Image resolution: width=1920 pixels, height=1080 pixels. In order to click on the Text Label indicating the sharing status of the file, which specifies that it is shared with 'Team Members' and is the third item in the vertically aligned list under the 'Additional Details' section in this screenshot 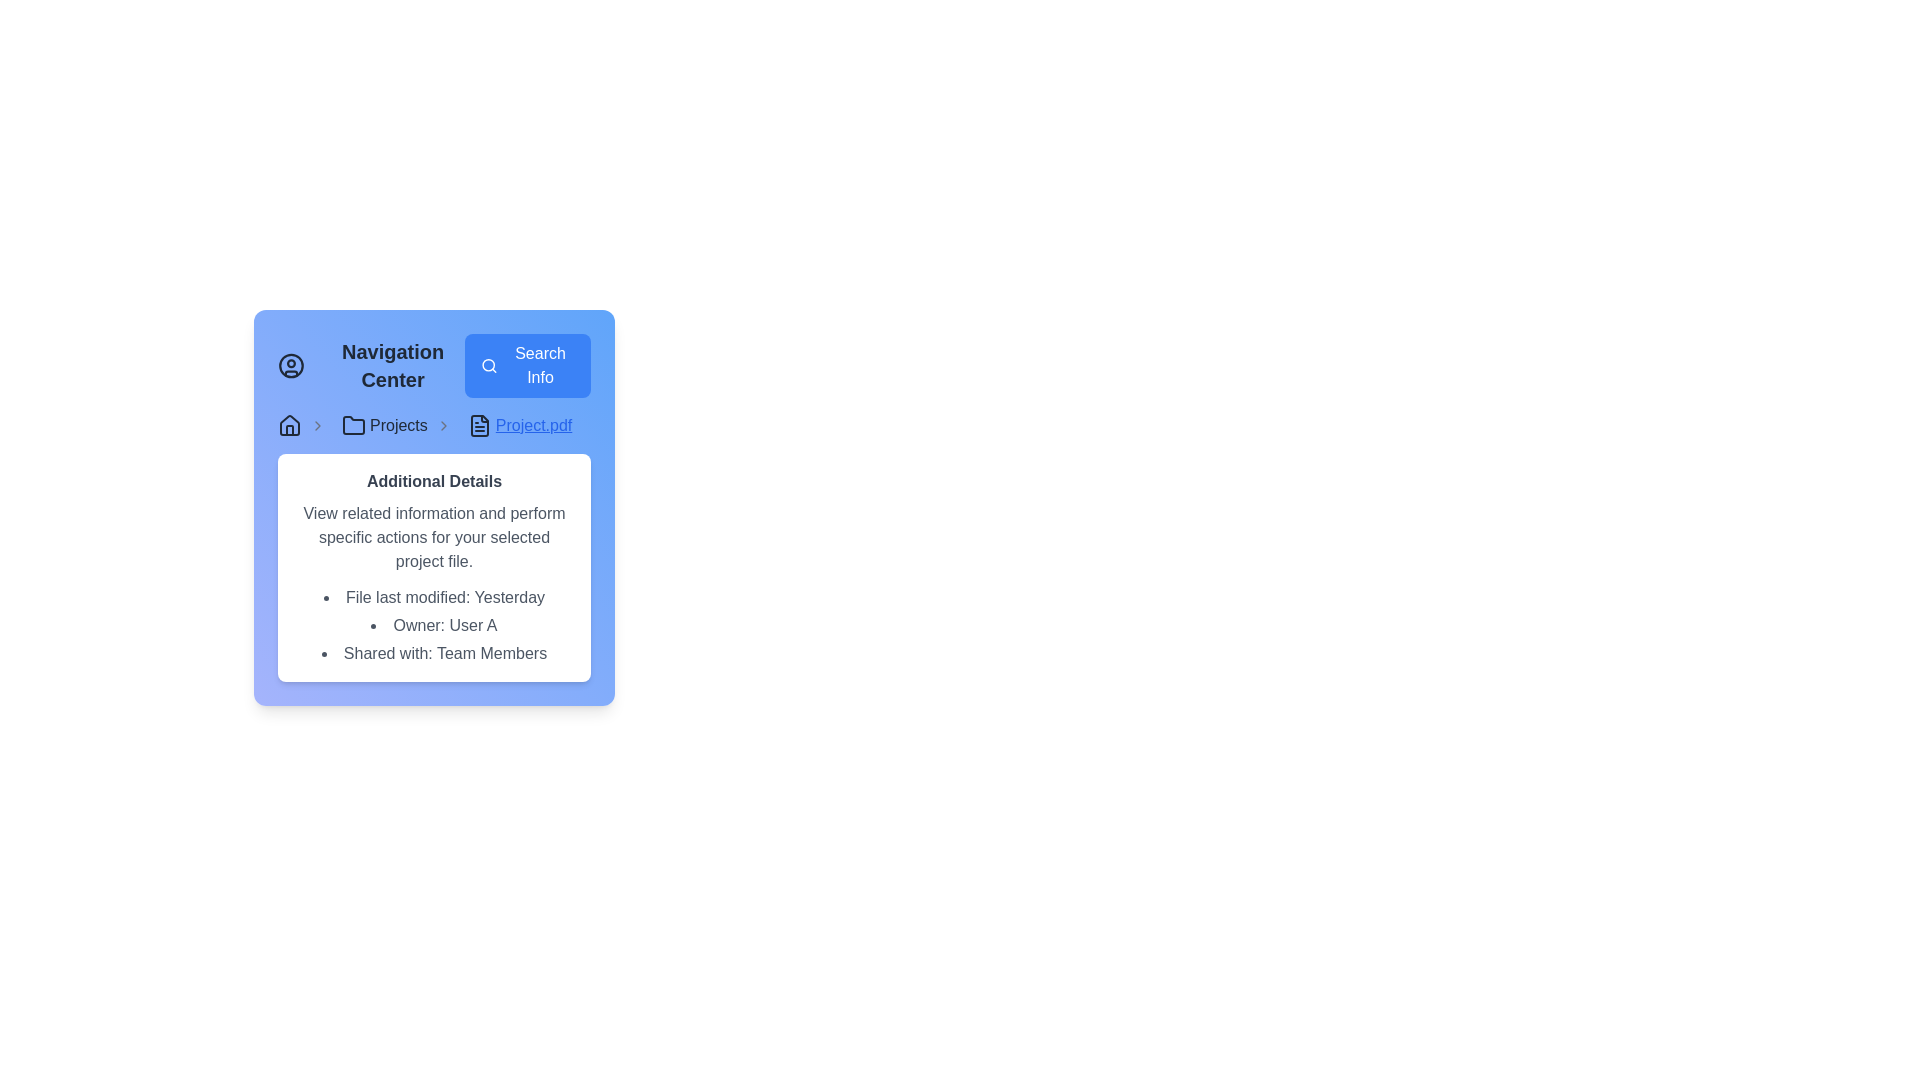, I will do `click(433, 654)`.